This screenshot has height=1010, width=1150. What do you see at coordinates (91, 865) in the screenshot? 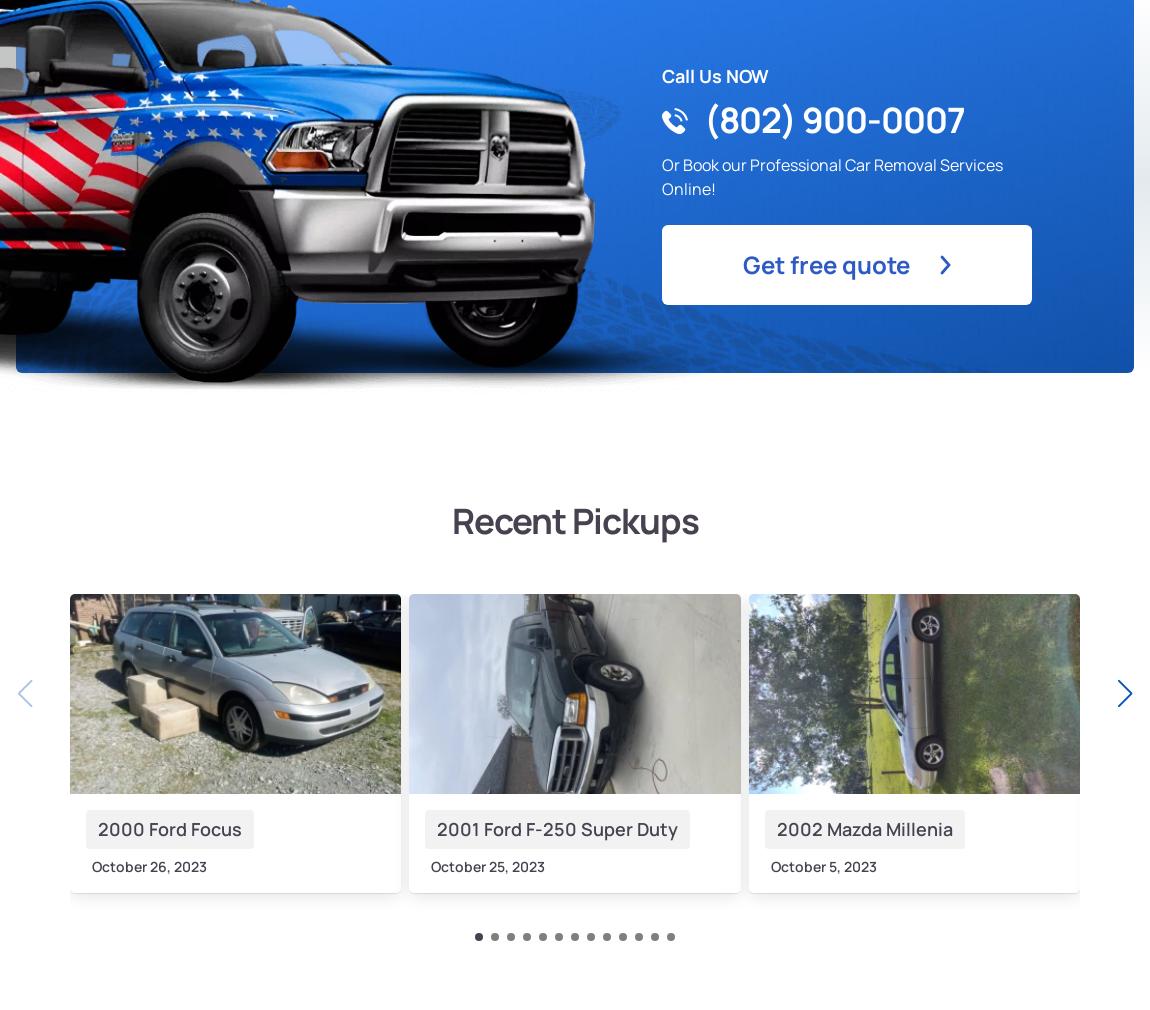
I see `'October 26, 2023'` at bounding box center [91, 865].